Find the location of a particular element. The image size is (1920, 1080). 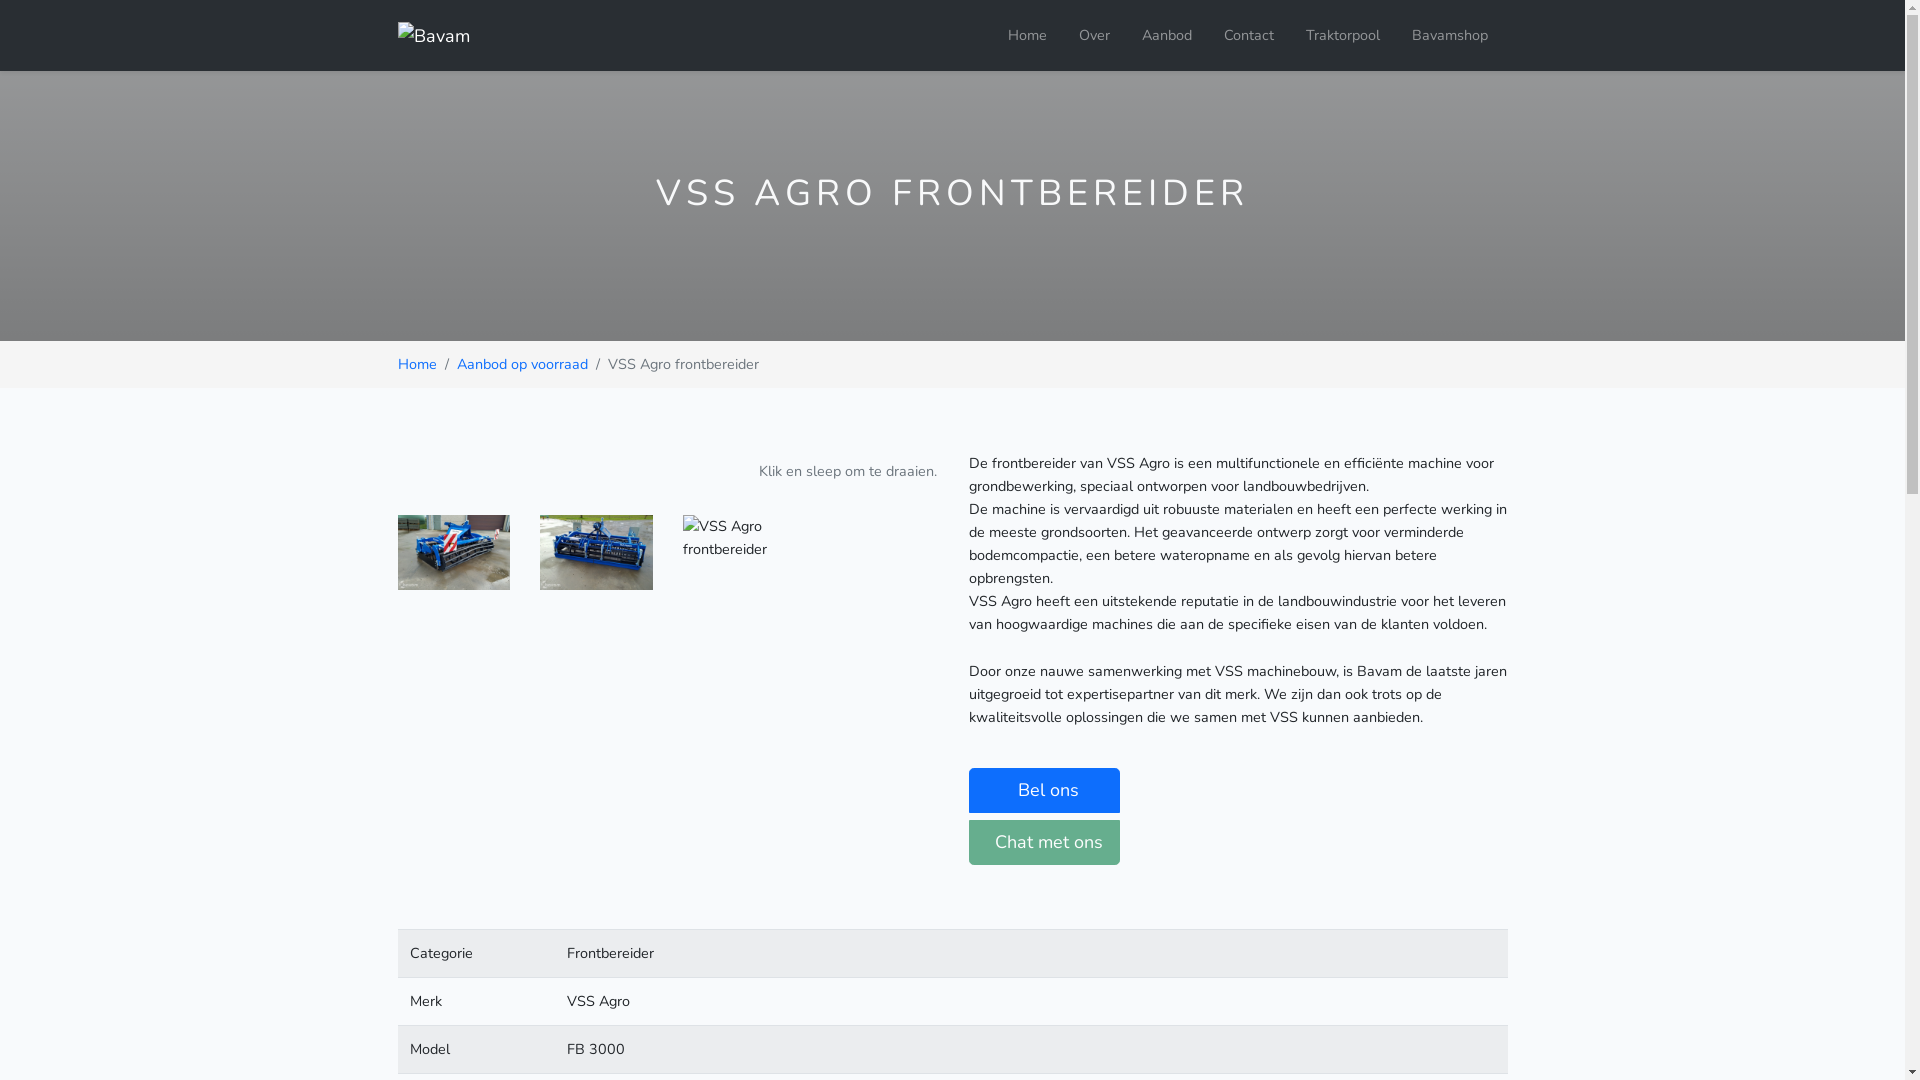

'Home' is located at coordinates (416, 363).